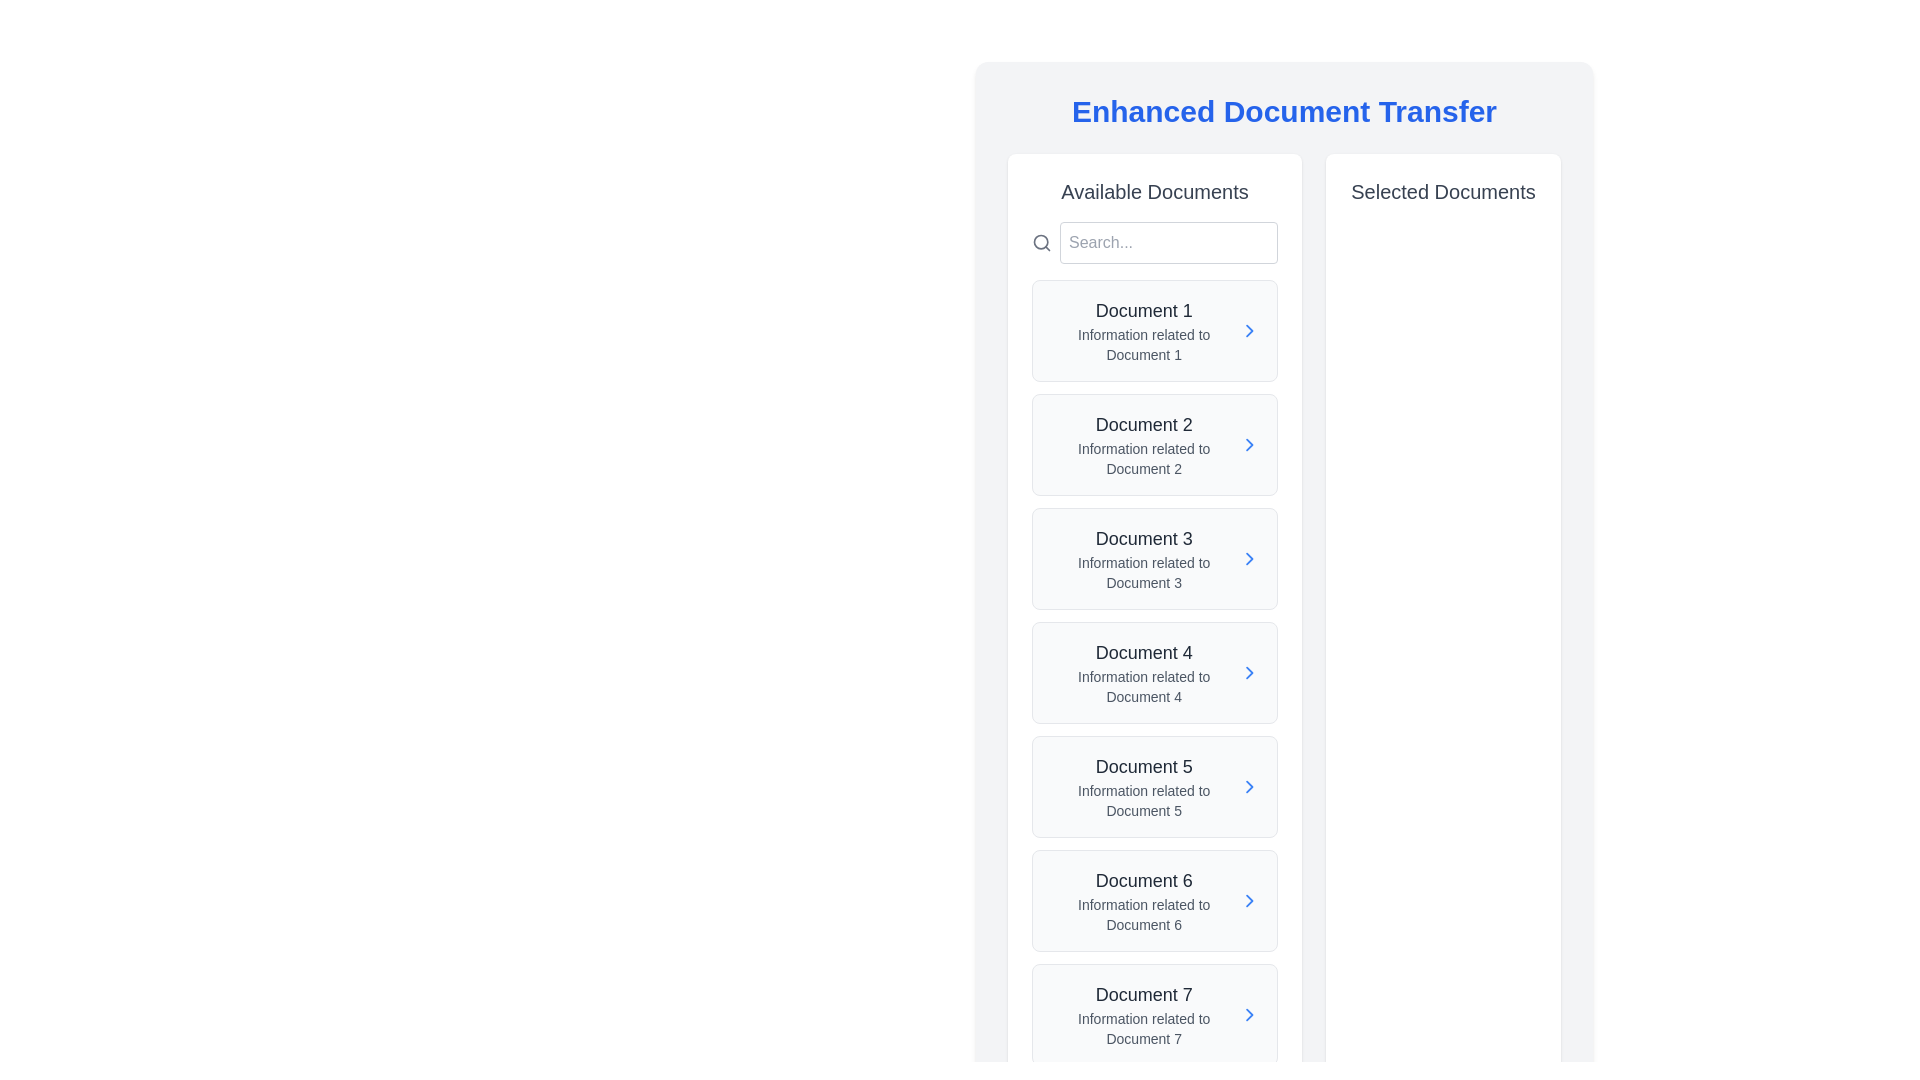 This screenshot has width=1920, height=1080. I want to click on the button labeled 'Document 6' in the 'Available Documents' section, so click(1155, 901).